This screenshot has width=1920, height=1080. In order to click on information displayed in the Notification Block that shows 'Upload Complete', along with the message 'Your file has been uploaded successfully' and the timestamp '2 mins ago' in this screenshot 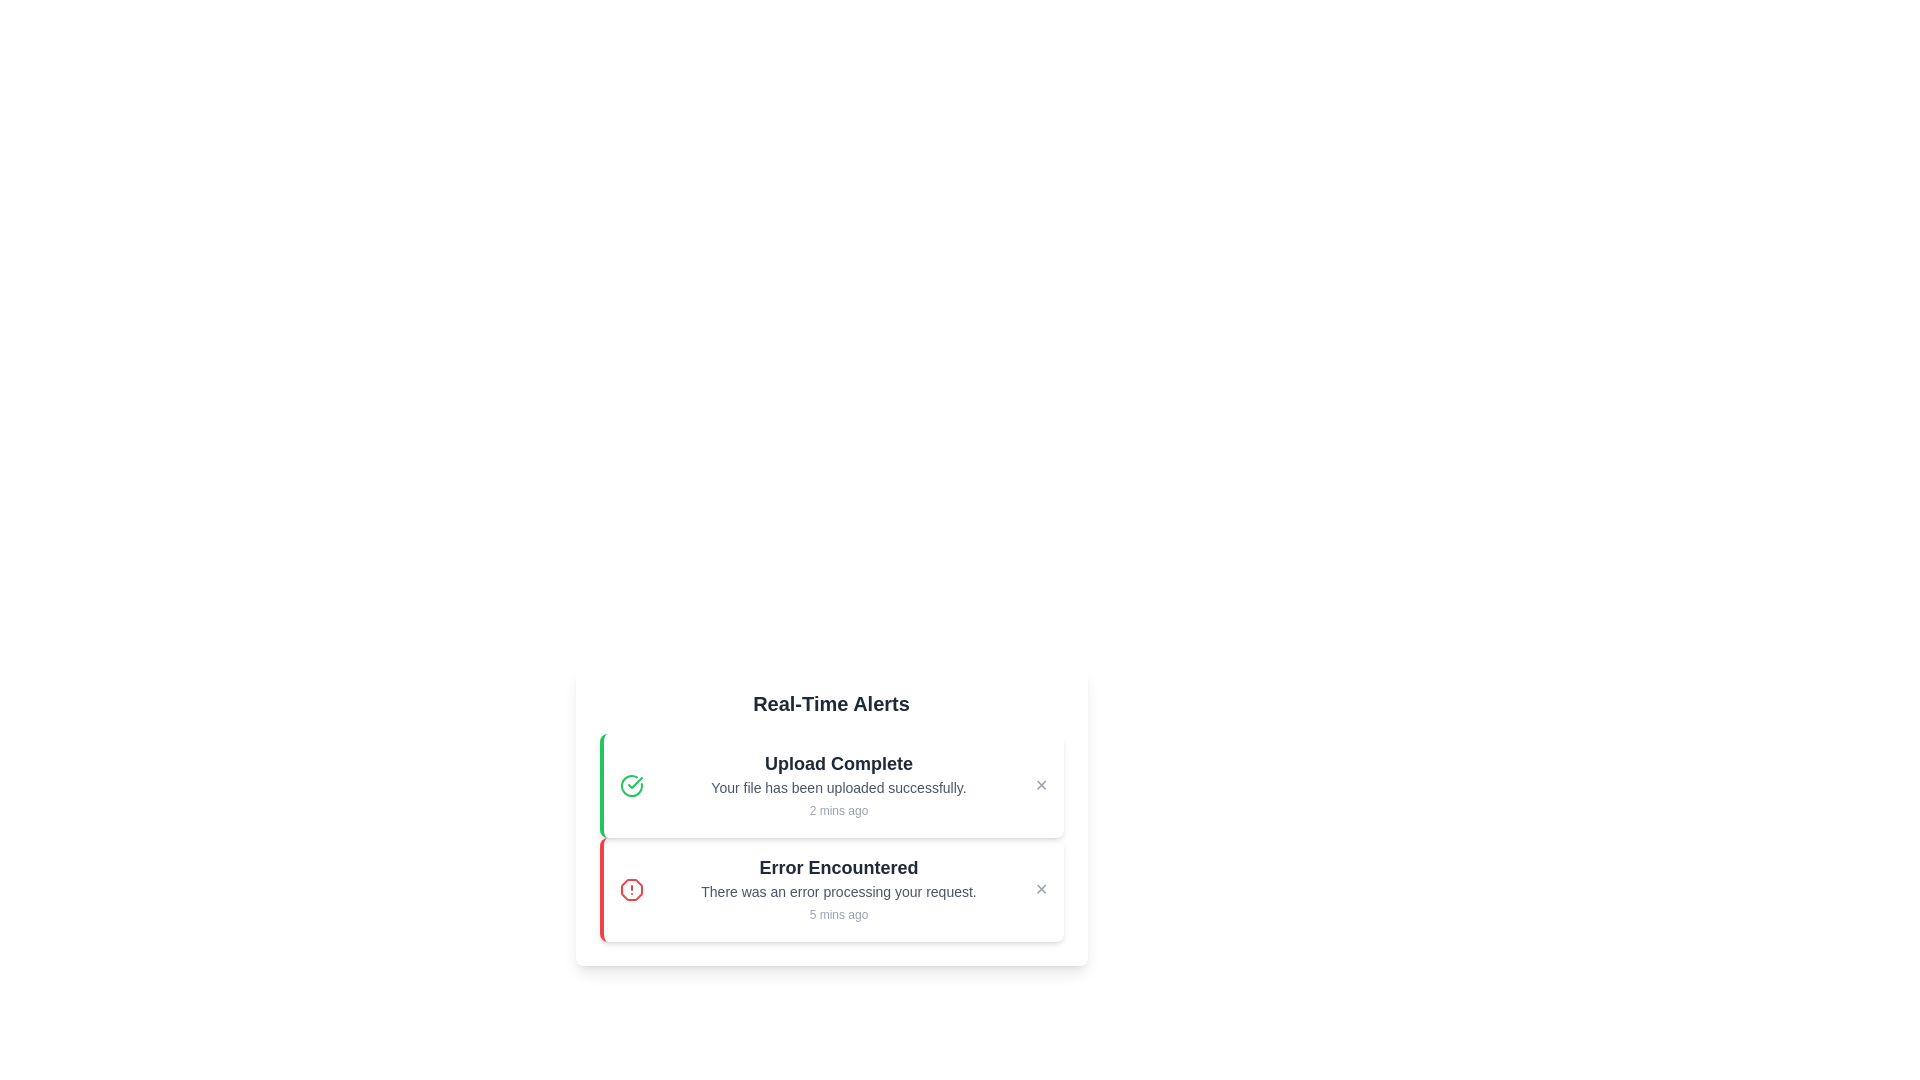, I will do `click(839, 785)`.